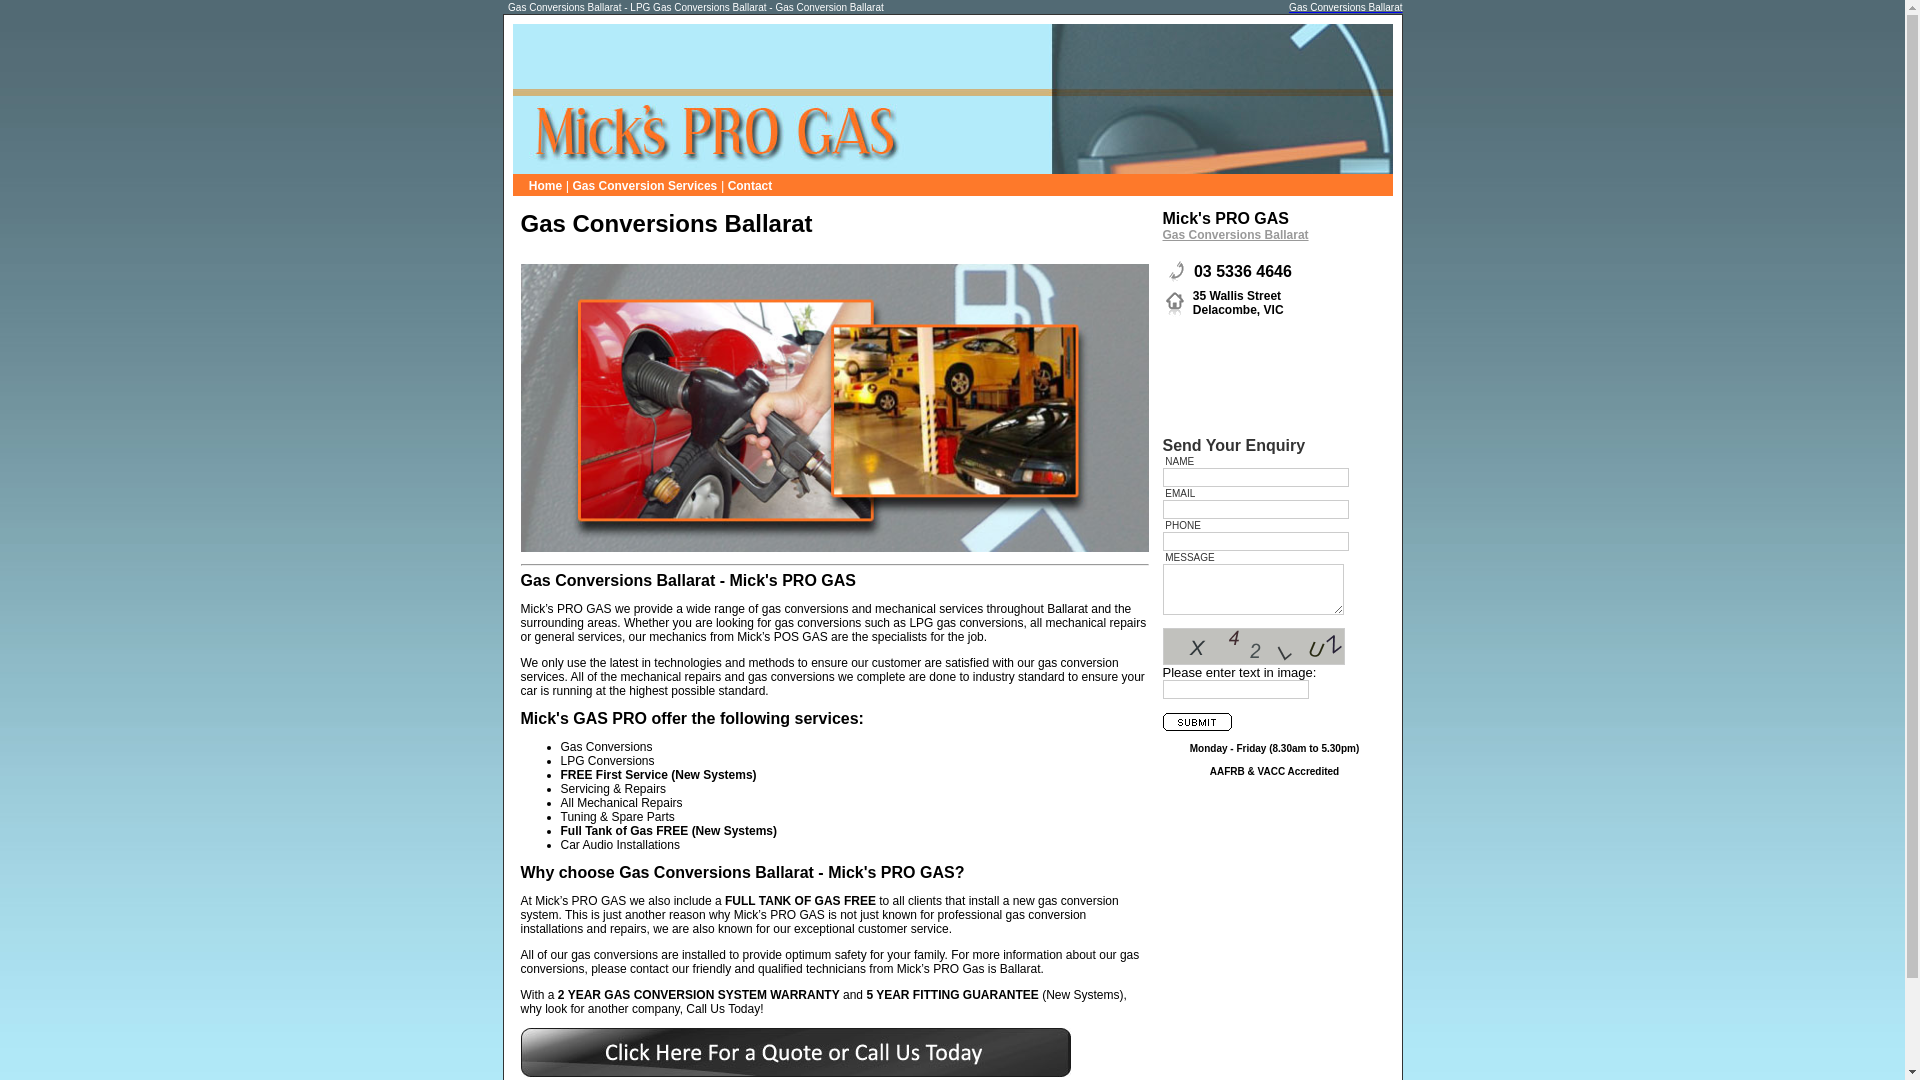 Image resolution: width=1920 pixels, height=1080 pixels. I want to click on 'Contact', so click(749, 185).